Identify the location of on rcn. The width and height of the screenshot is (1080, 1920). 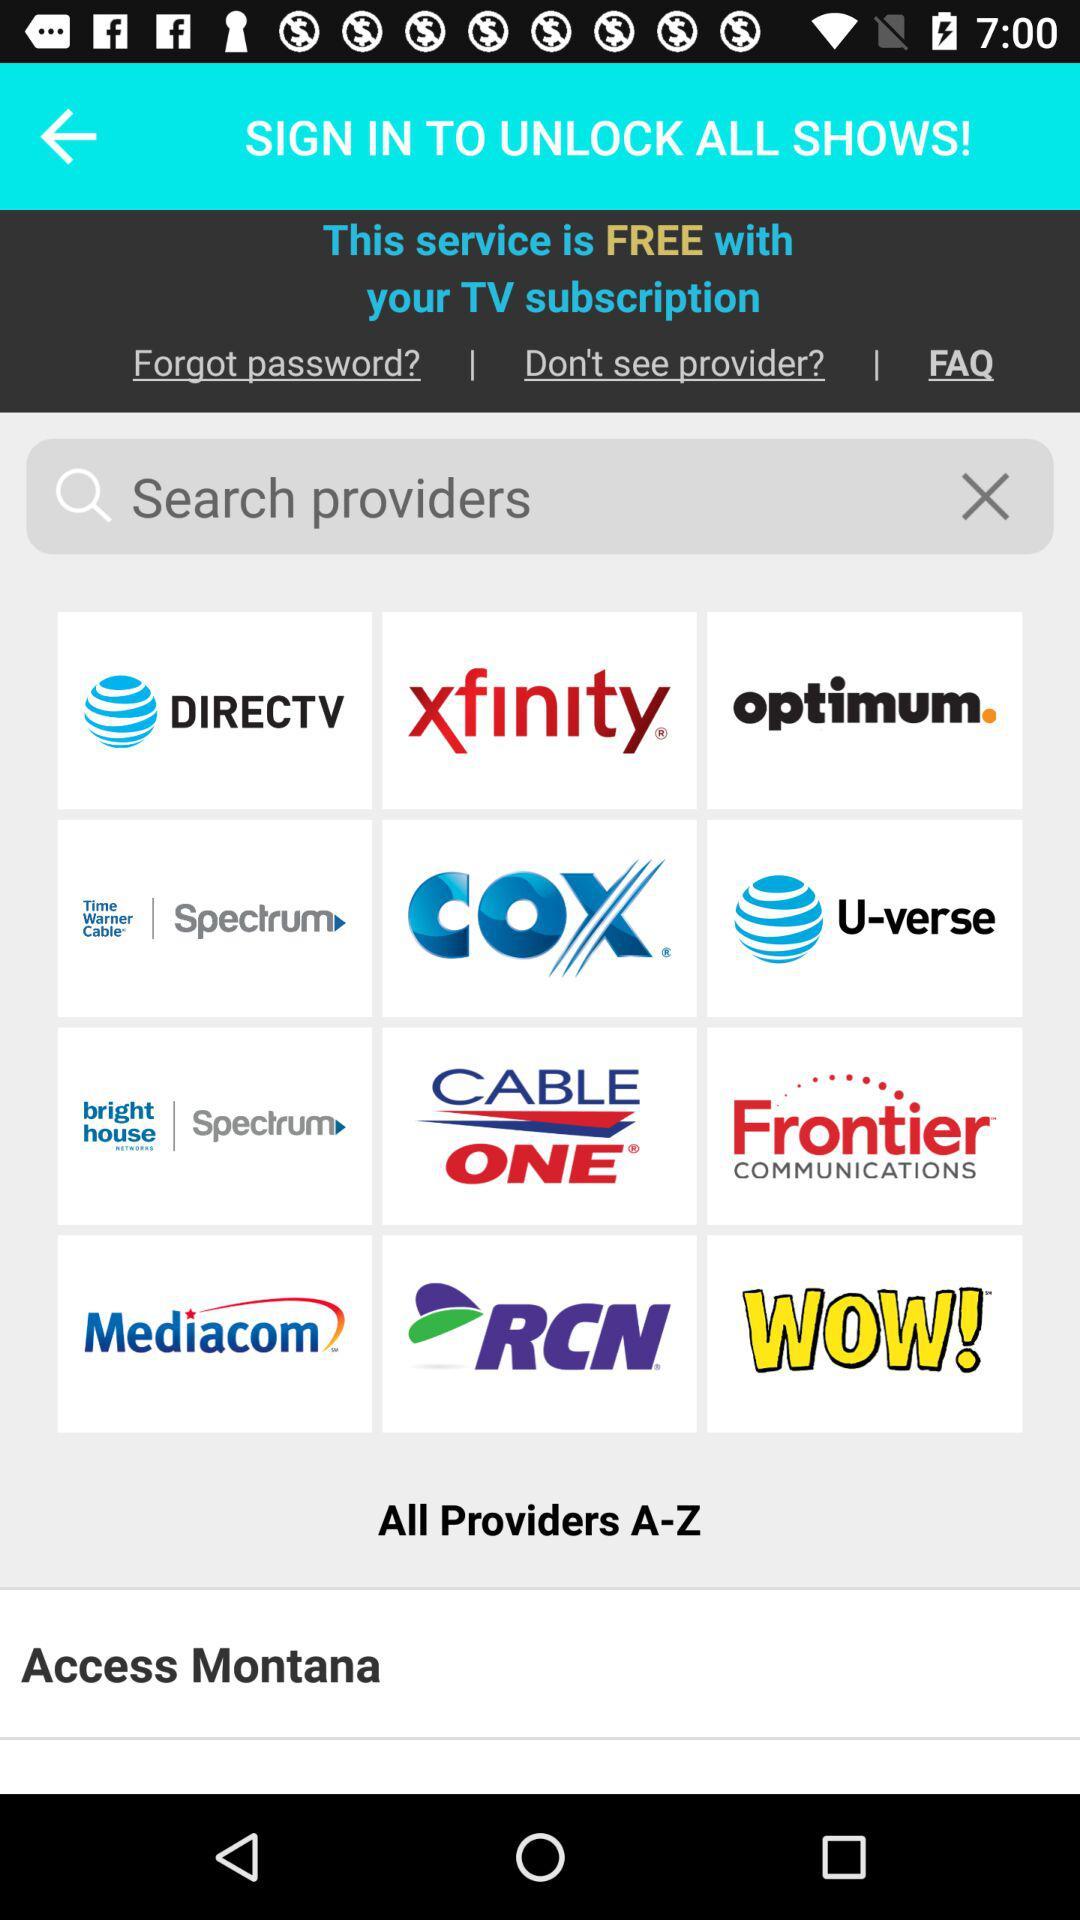
(538, 1333).